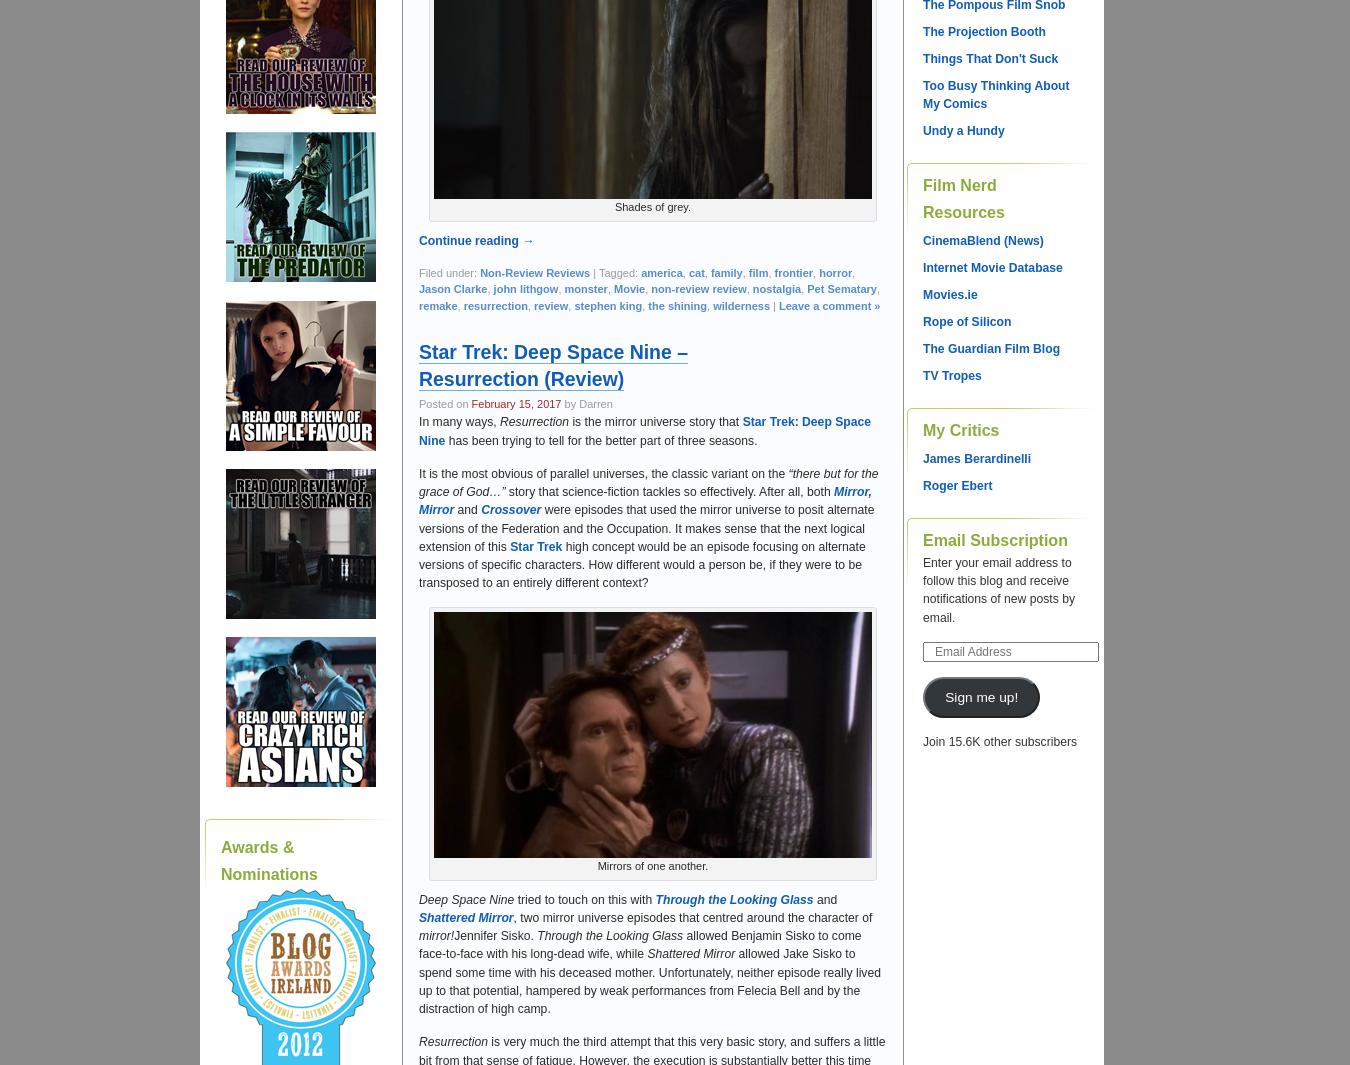 Image resolution: width=1350 pixels, height=1065 pixels. I want to click on 'film', so click(757, 271).